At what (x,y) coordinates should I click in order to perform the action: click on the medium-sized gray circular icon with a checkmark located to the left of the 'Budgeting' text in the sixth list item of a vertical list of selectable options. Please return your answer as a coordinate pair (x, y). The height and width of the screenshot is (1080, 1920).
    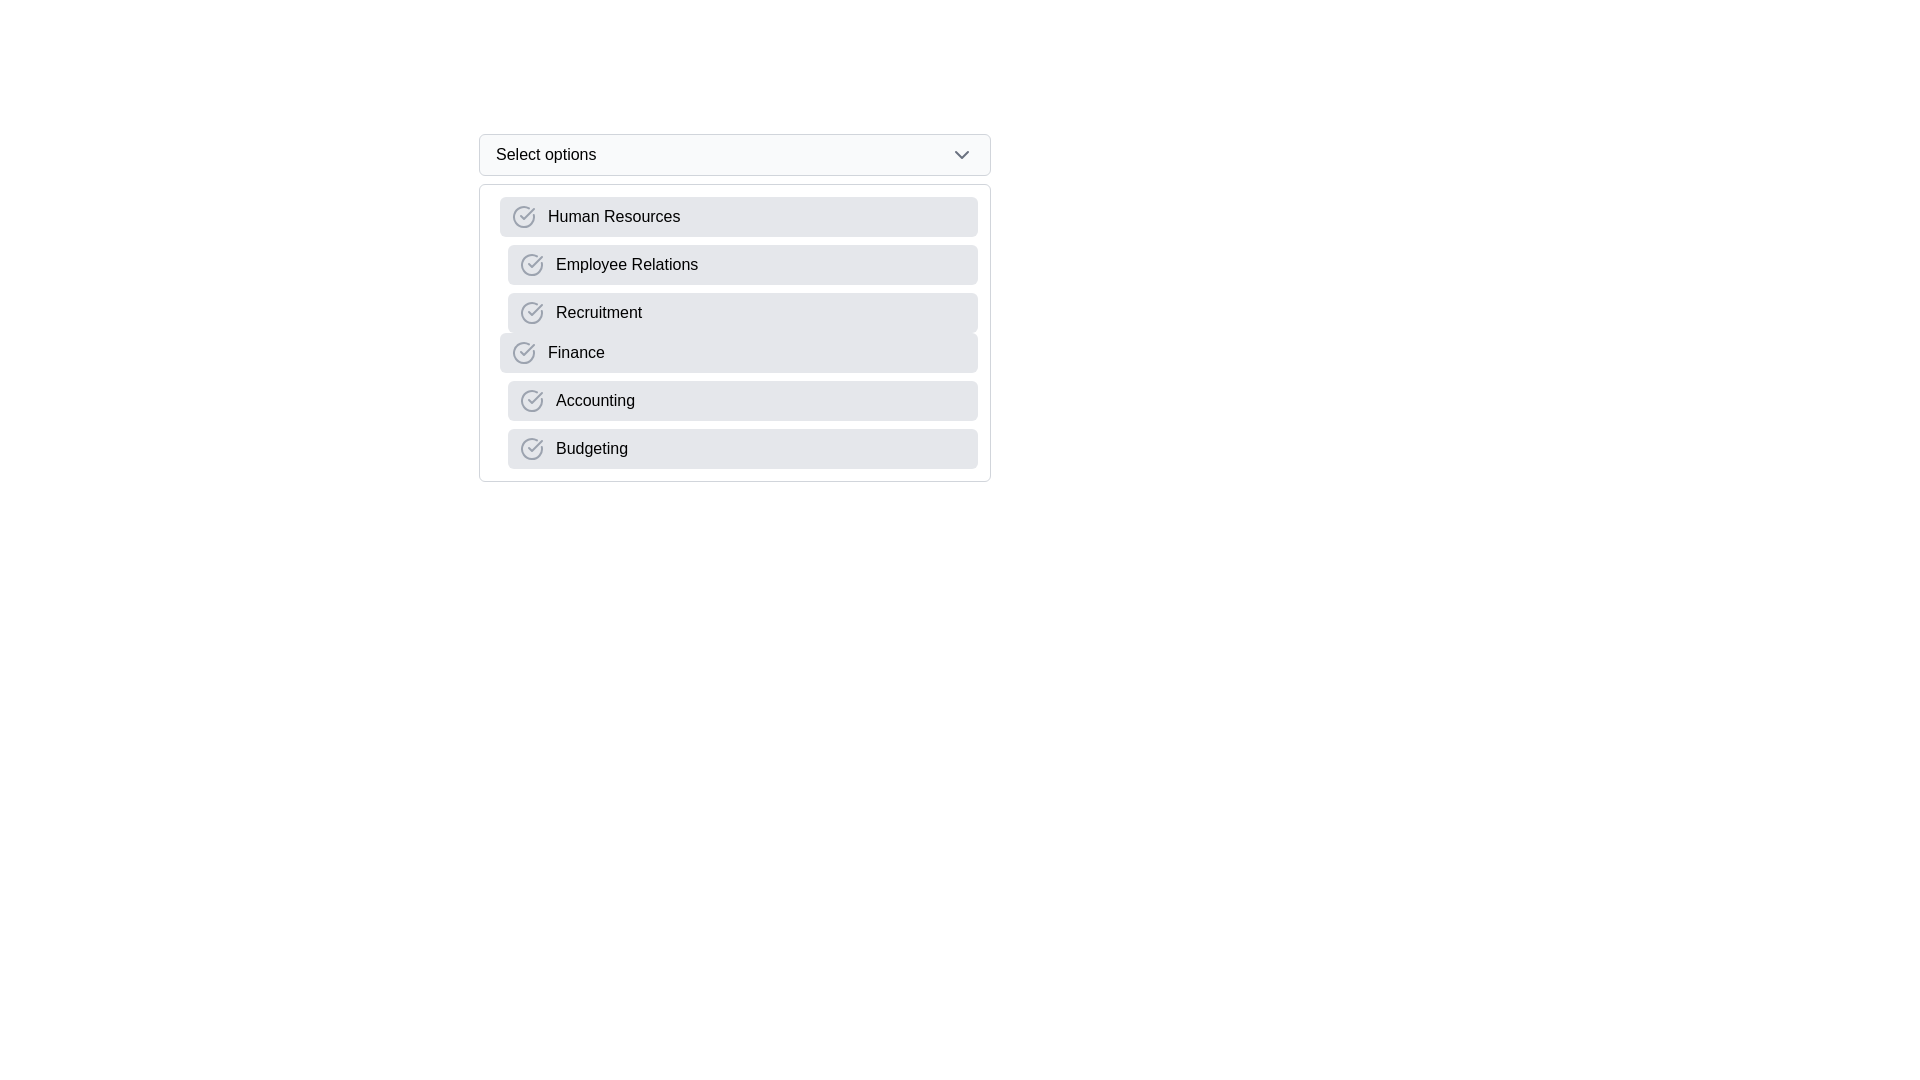
    Looking at the image, I should click on (532, 447).